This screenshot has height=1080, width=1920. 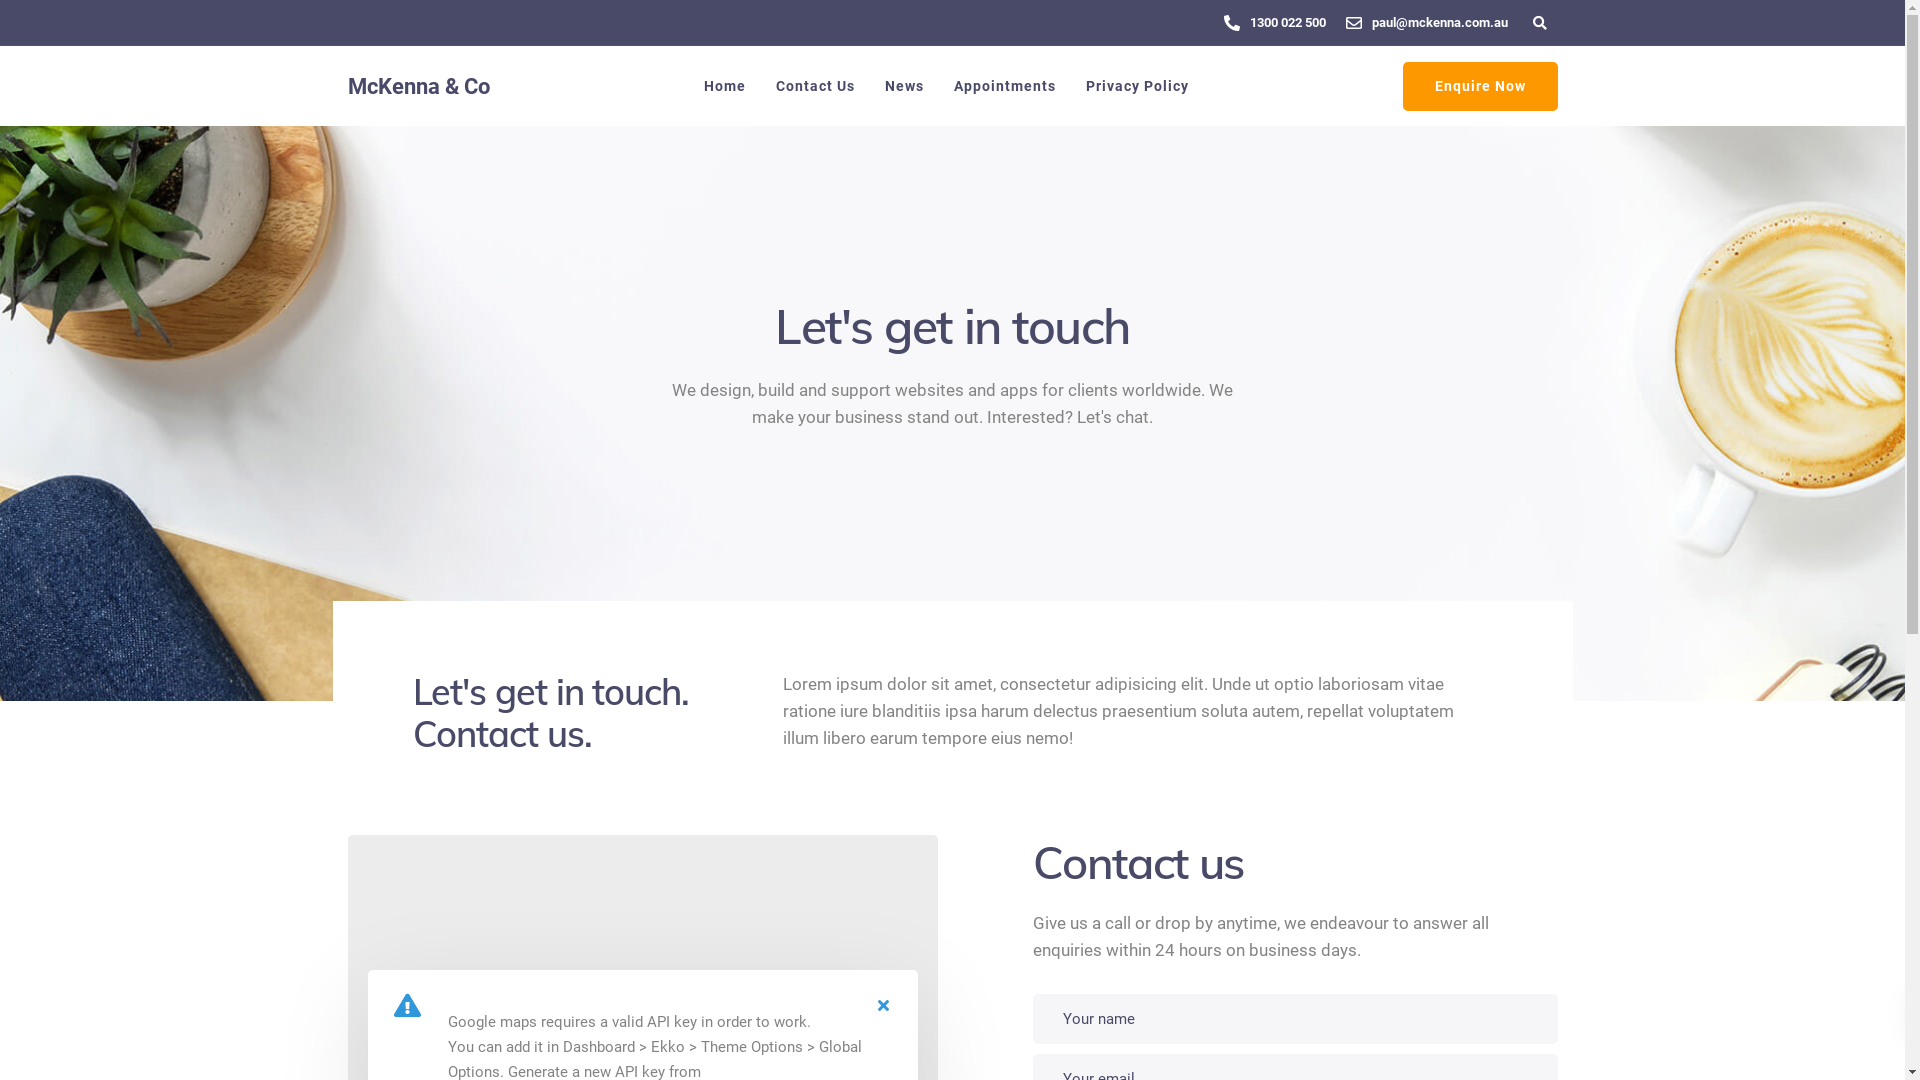 I want to click on 'News', so click(x=869, y=84).